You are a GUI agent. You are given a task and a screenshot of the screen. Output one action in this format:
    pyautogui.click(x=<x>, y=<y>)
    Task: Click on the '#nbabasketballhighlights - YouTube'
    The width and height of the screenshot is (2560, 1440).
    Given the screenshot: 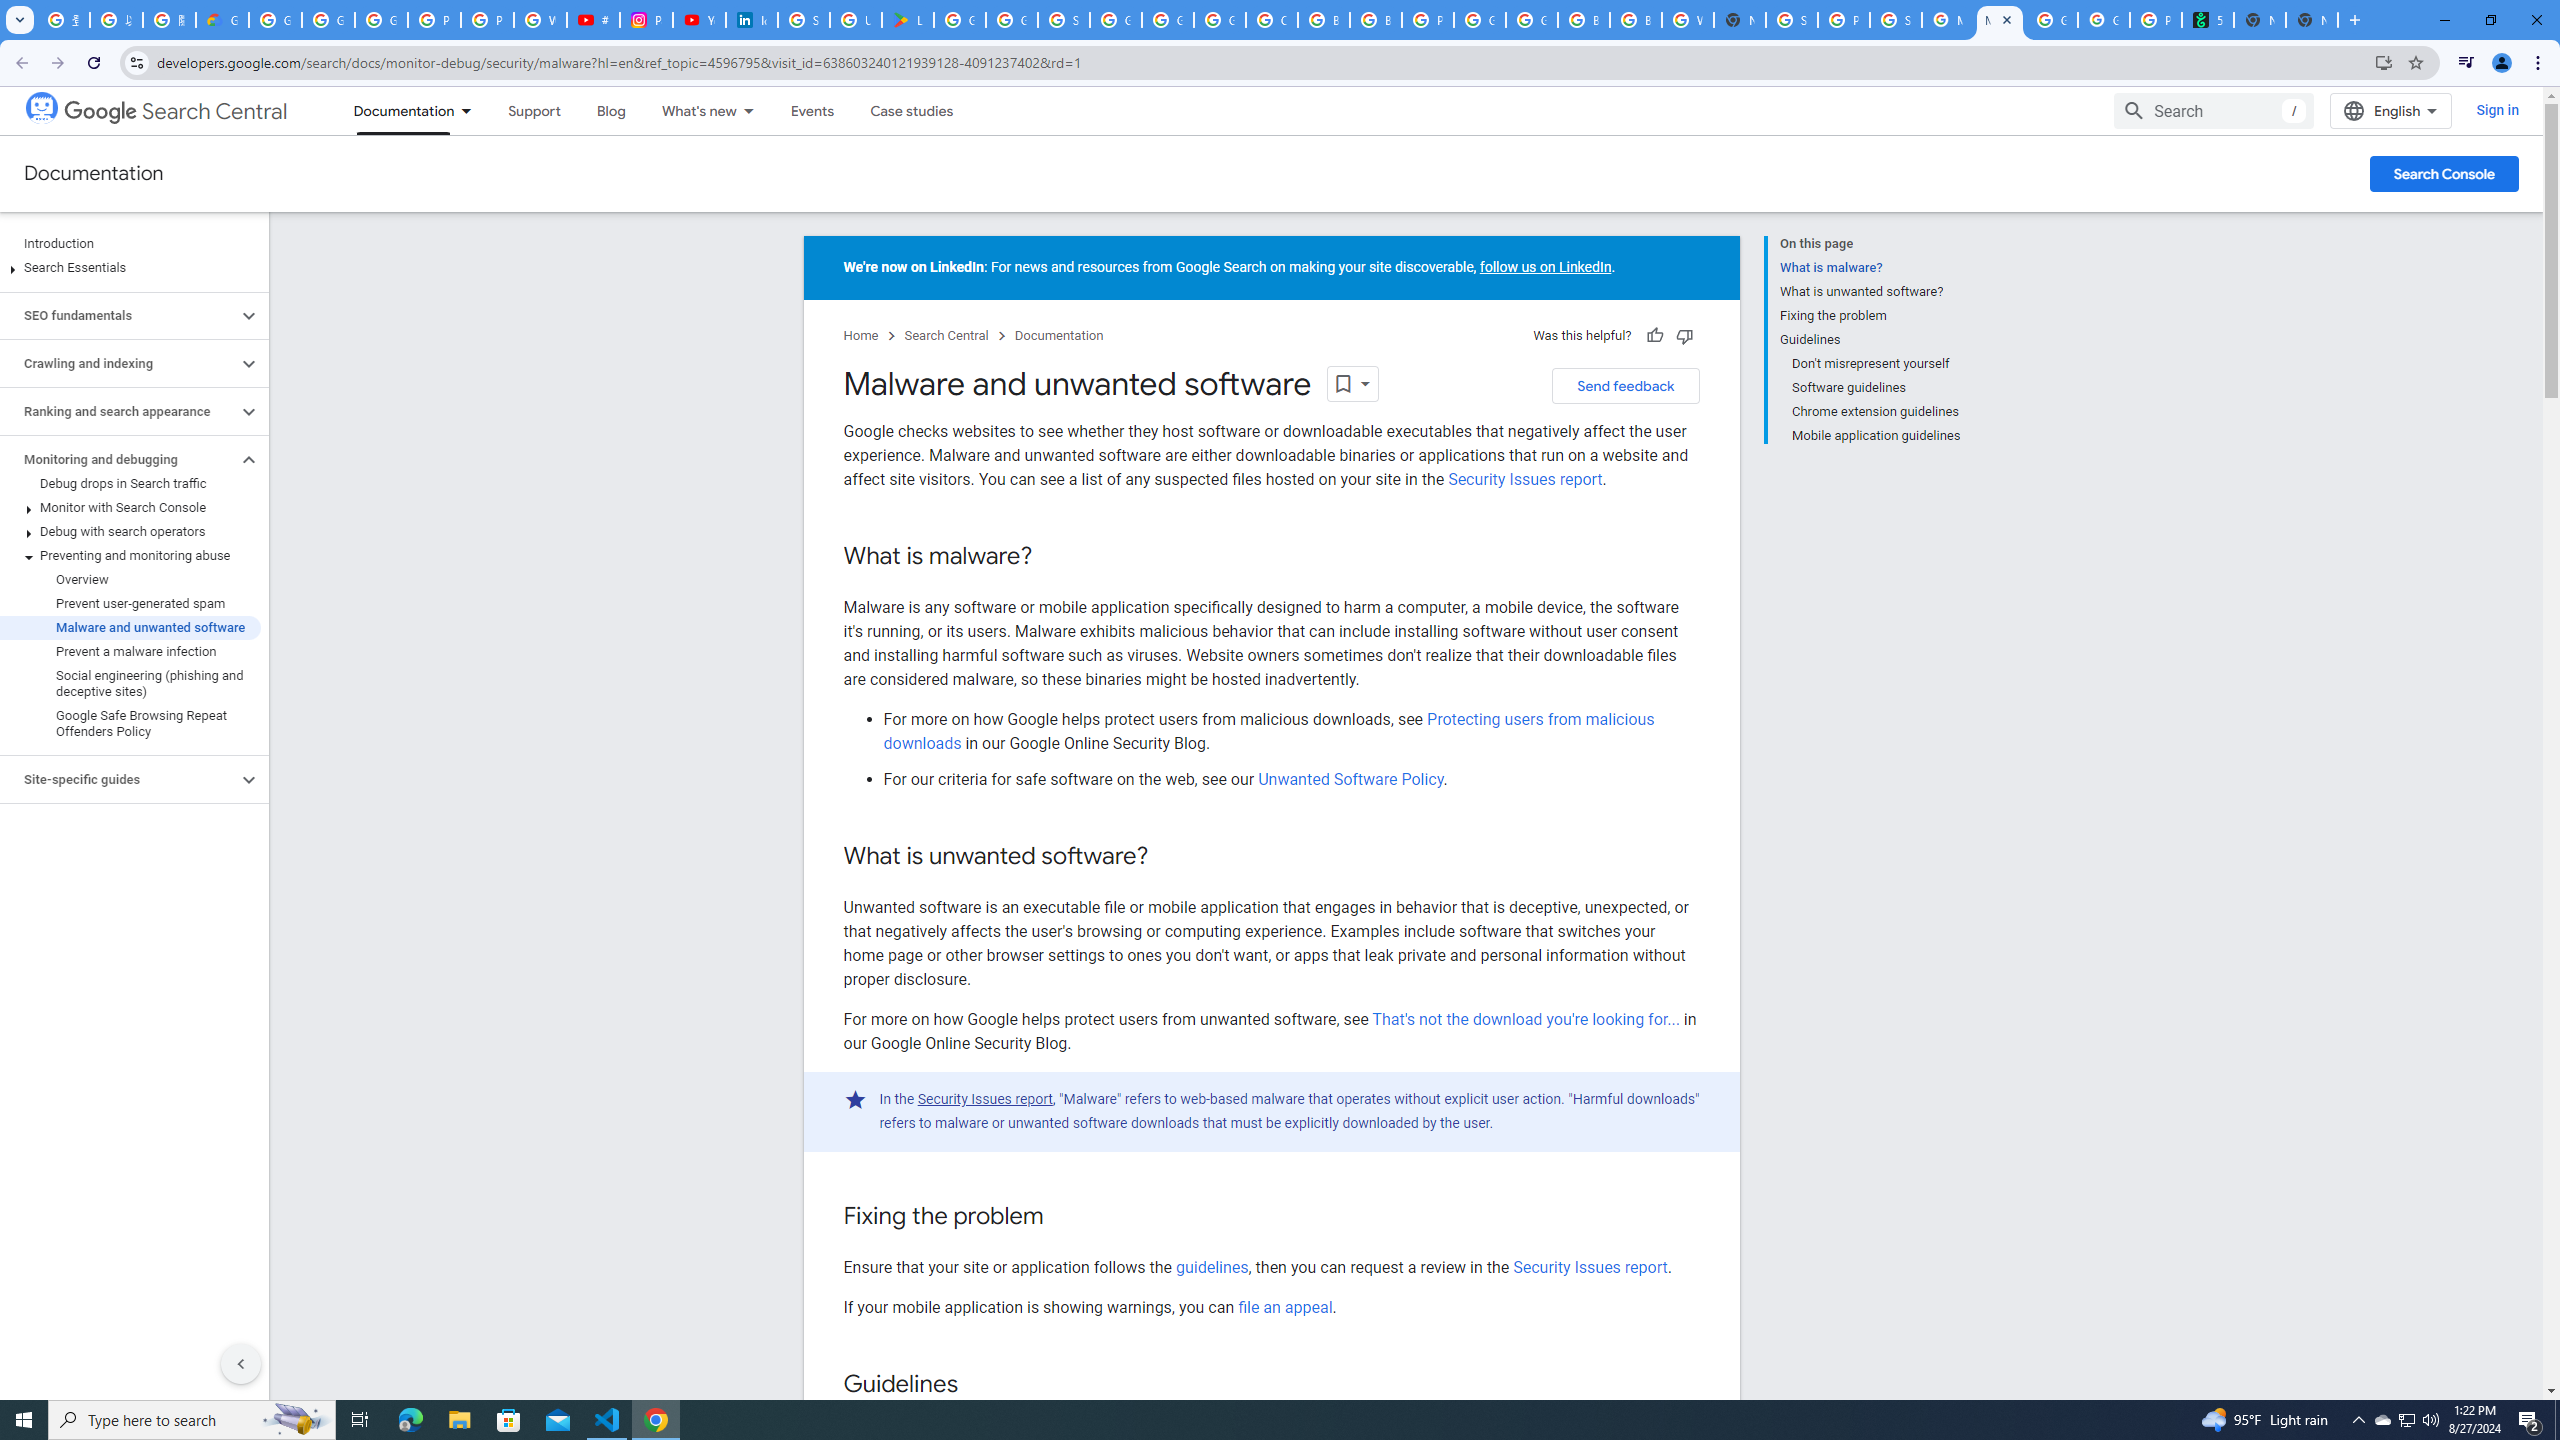 What is the action you would take?
    pyautogui.click(x=592, y=19)
    